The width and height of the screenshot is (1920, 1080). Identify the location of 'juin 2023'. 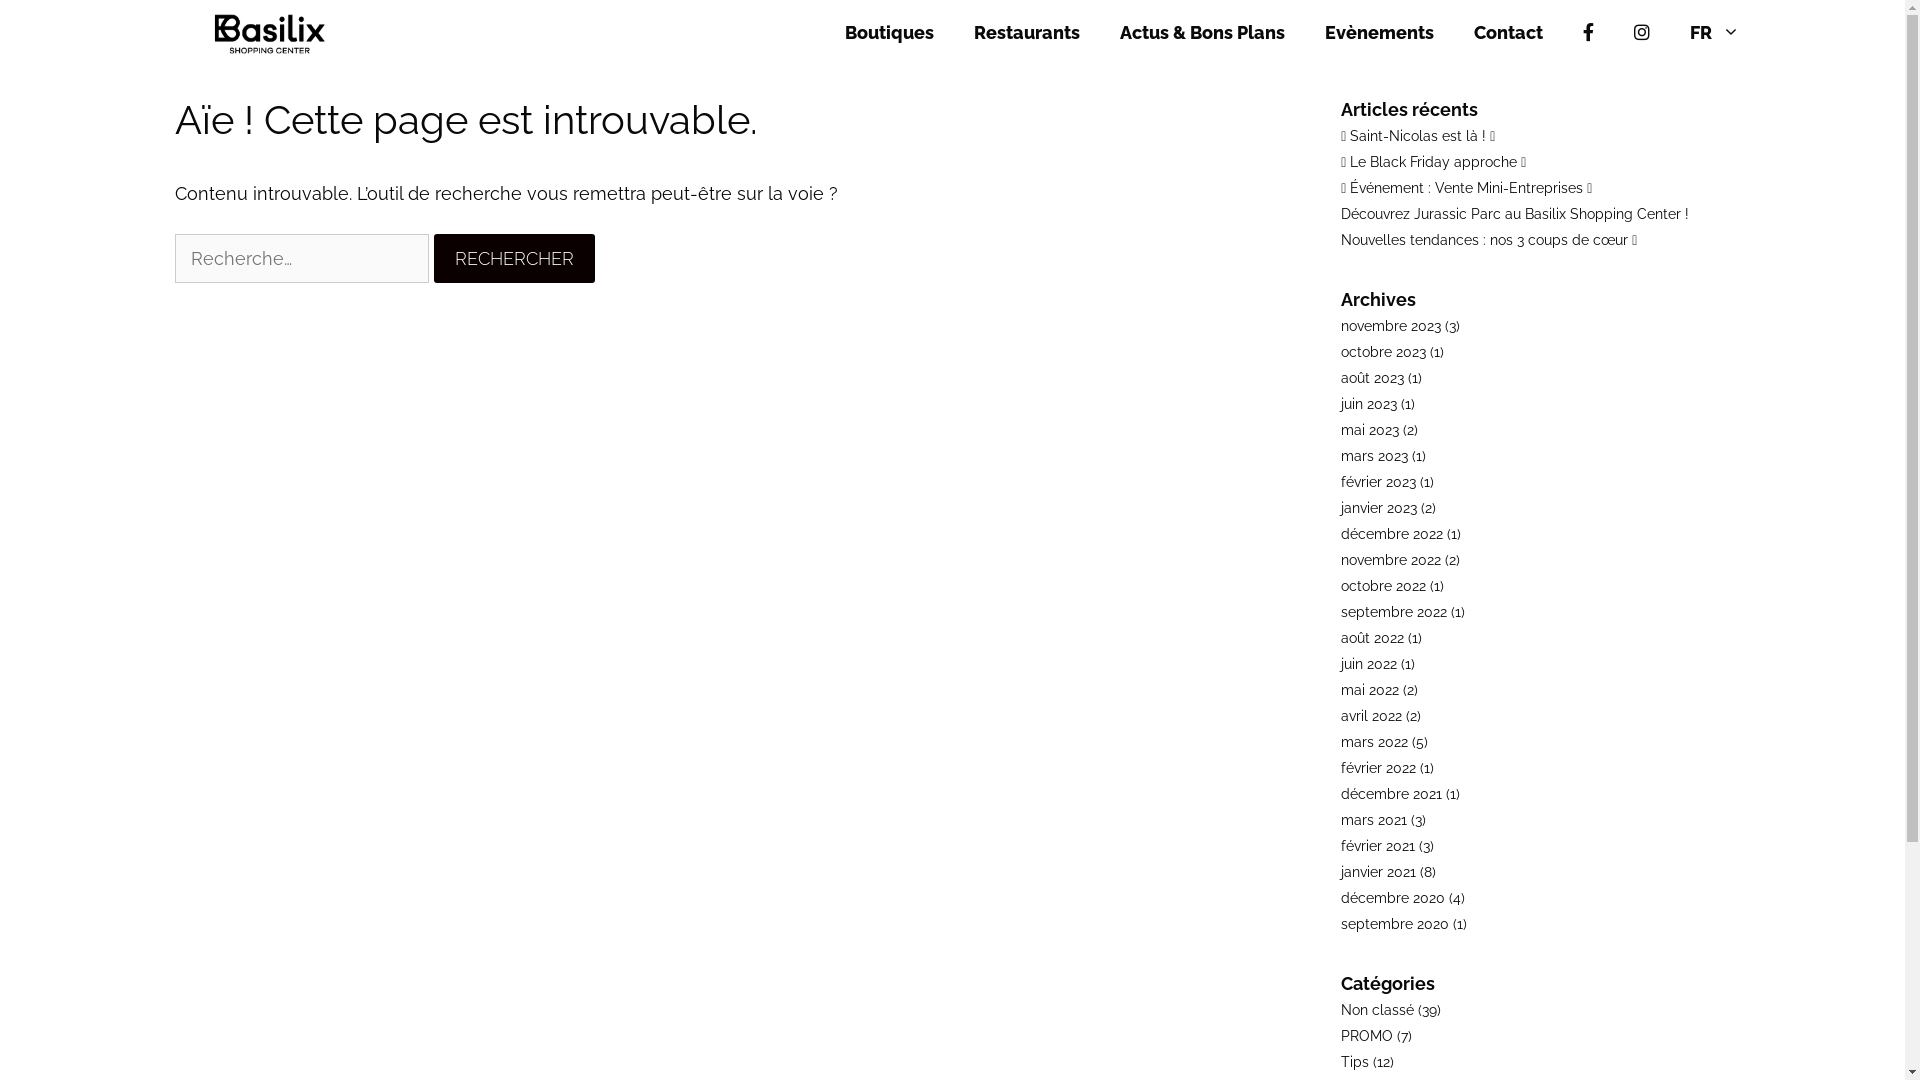
(1340, 404).